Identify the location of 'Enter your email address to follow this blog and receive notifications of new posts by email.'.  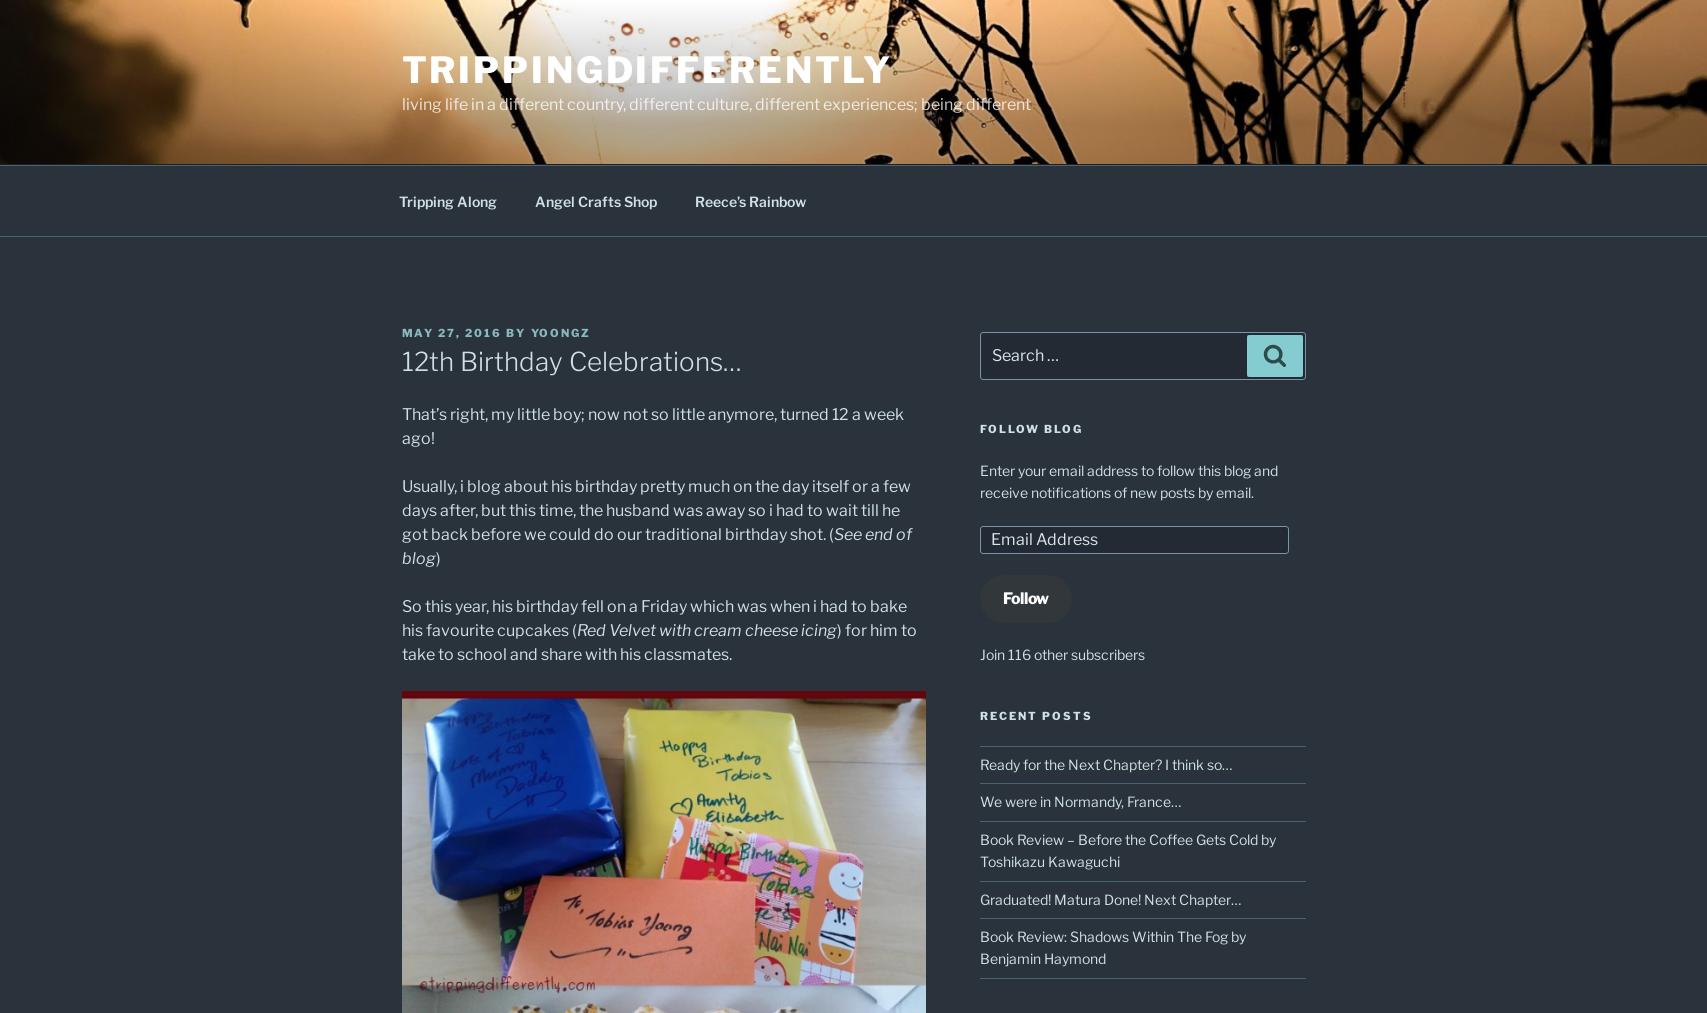
(978, 479).